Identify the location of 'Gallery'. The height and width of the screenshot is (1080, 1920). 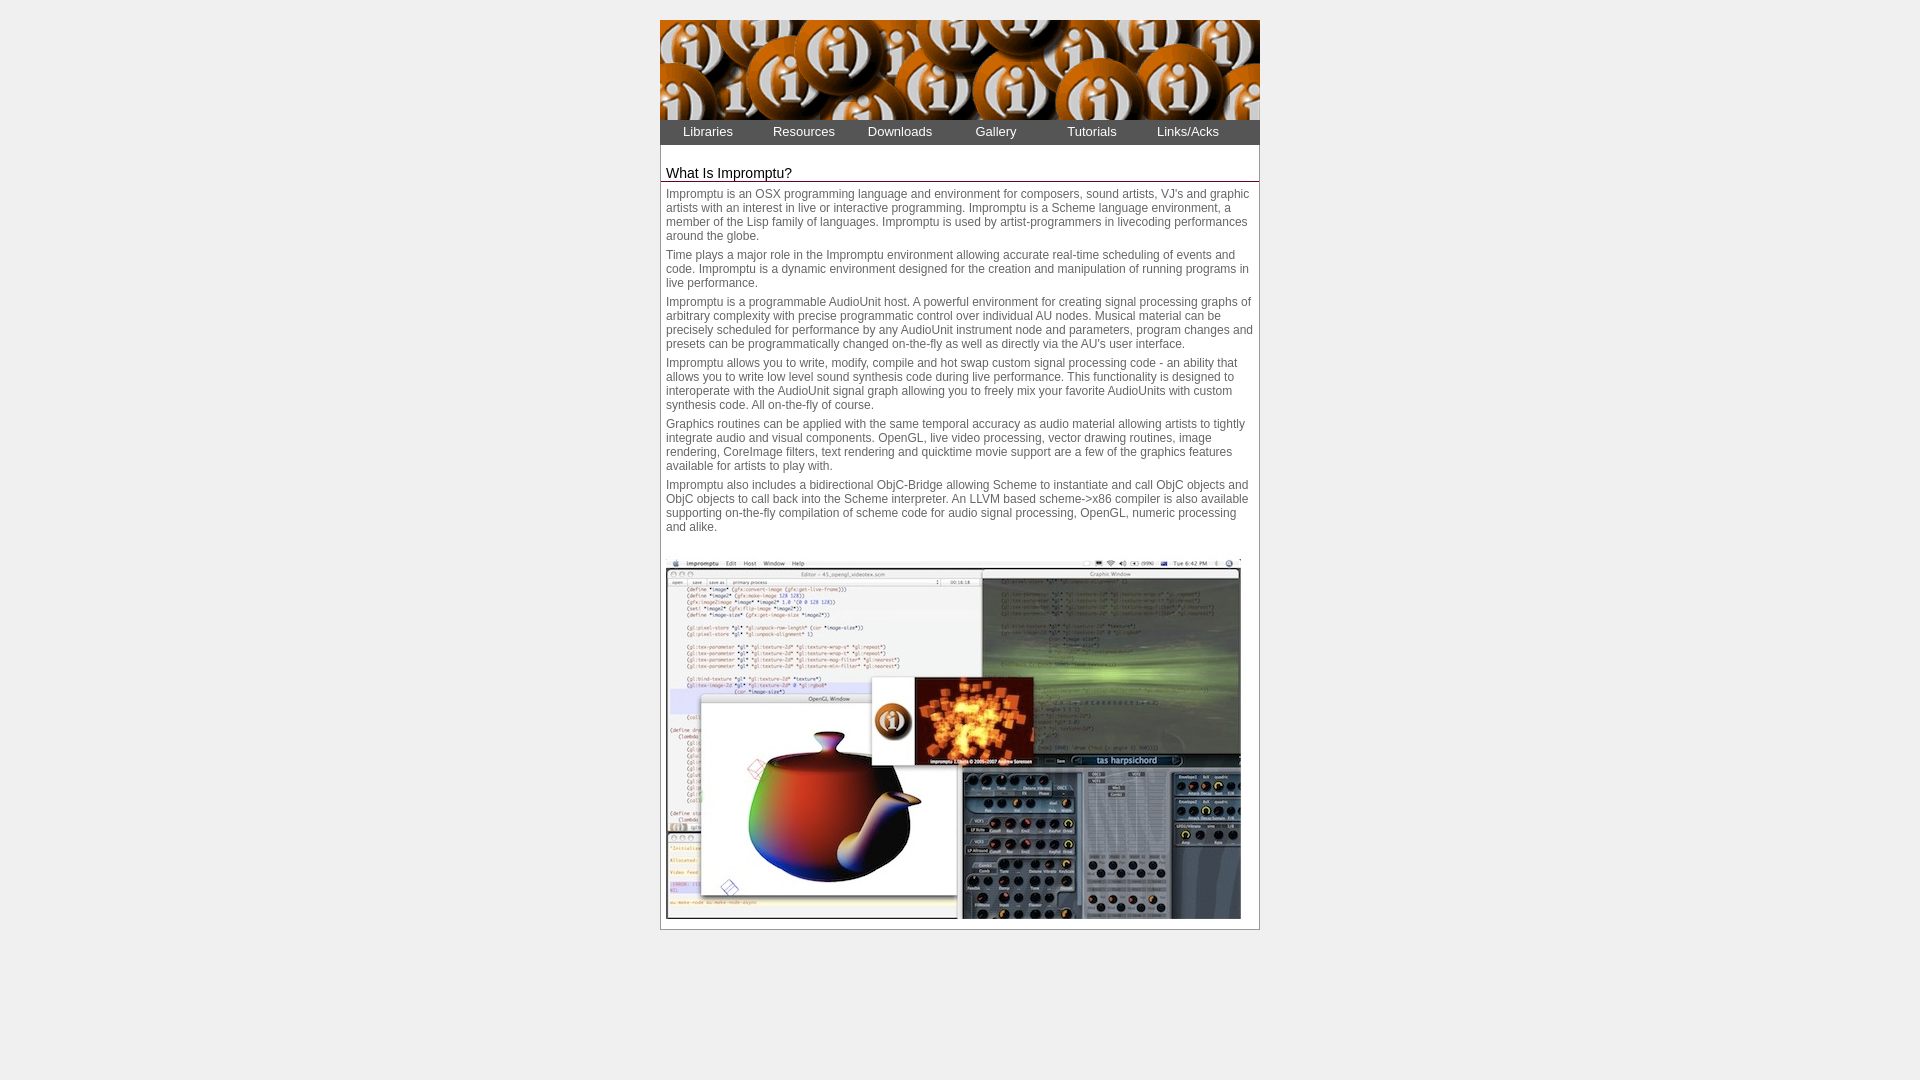
(995, 131).